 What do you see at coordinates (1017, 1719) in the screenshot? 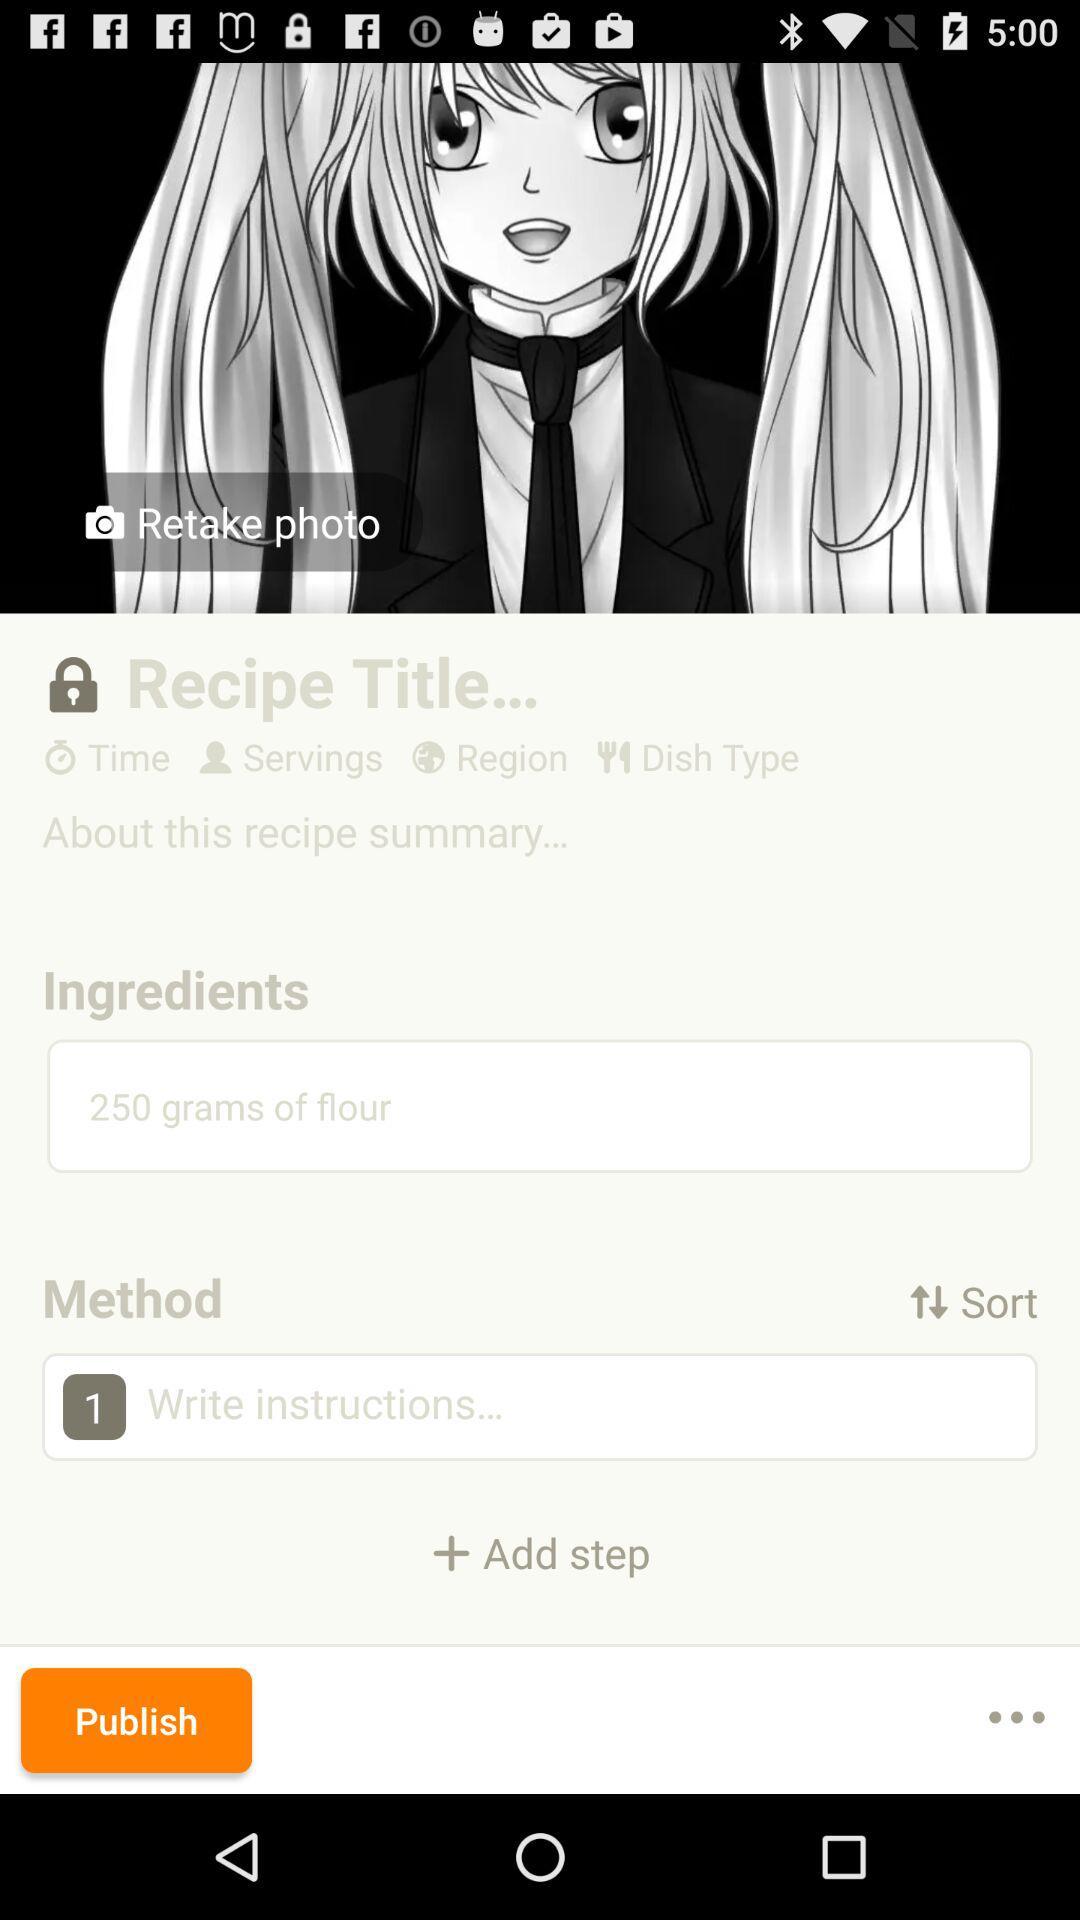
I see `the icon next to the publish icon` at bounding box center [1017, 1719].